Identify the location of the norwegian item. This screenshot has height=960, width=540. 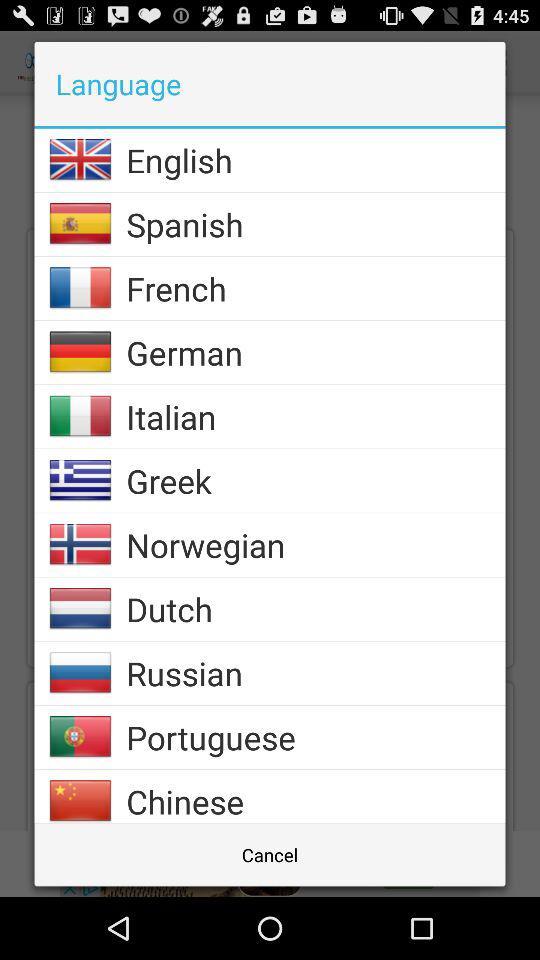
(315, 545).